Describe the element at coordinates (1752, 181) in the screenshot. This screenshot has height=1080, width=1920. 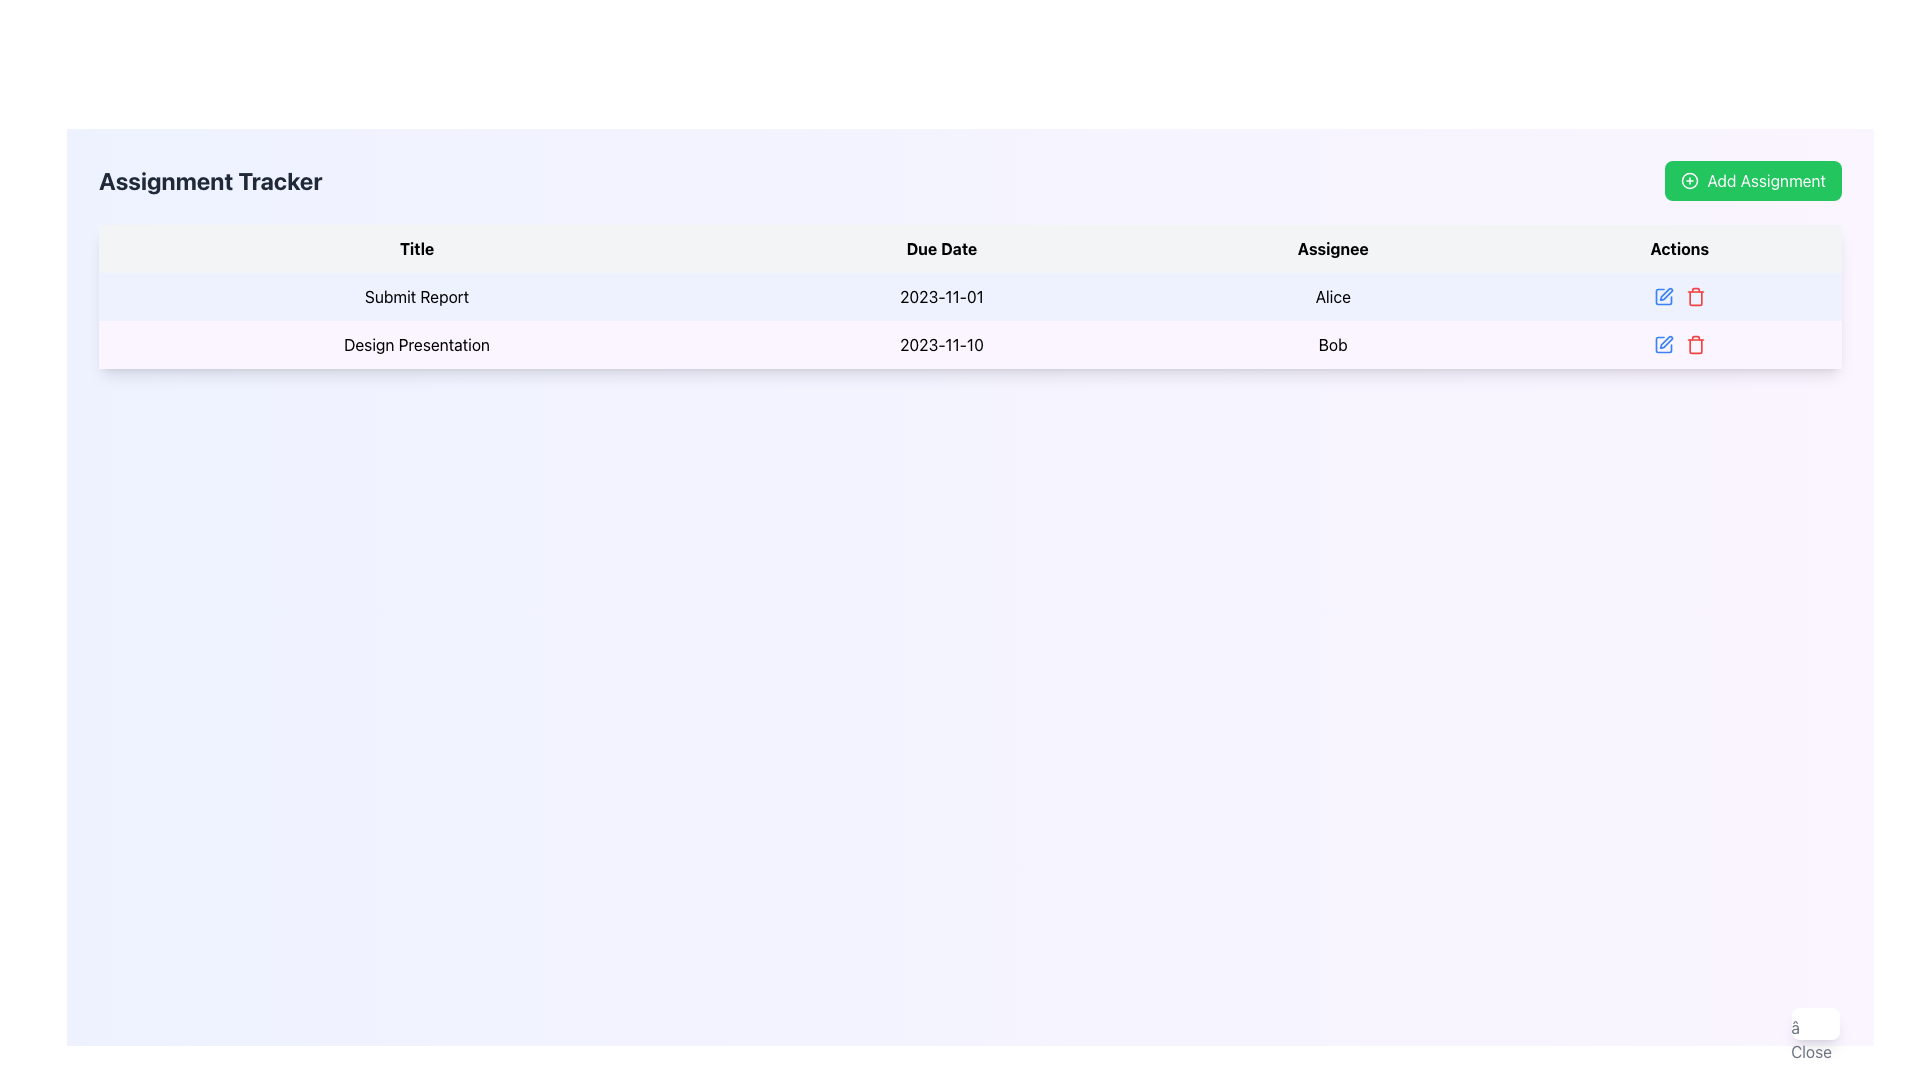
I see `the green 'Add Assignment' button located at the top-right corner of the 'Assignment Tracker' header` at that location.